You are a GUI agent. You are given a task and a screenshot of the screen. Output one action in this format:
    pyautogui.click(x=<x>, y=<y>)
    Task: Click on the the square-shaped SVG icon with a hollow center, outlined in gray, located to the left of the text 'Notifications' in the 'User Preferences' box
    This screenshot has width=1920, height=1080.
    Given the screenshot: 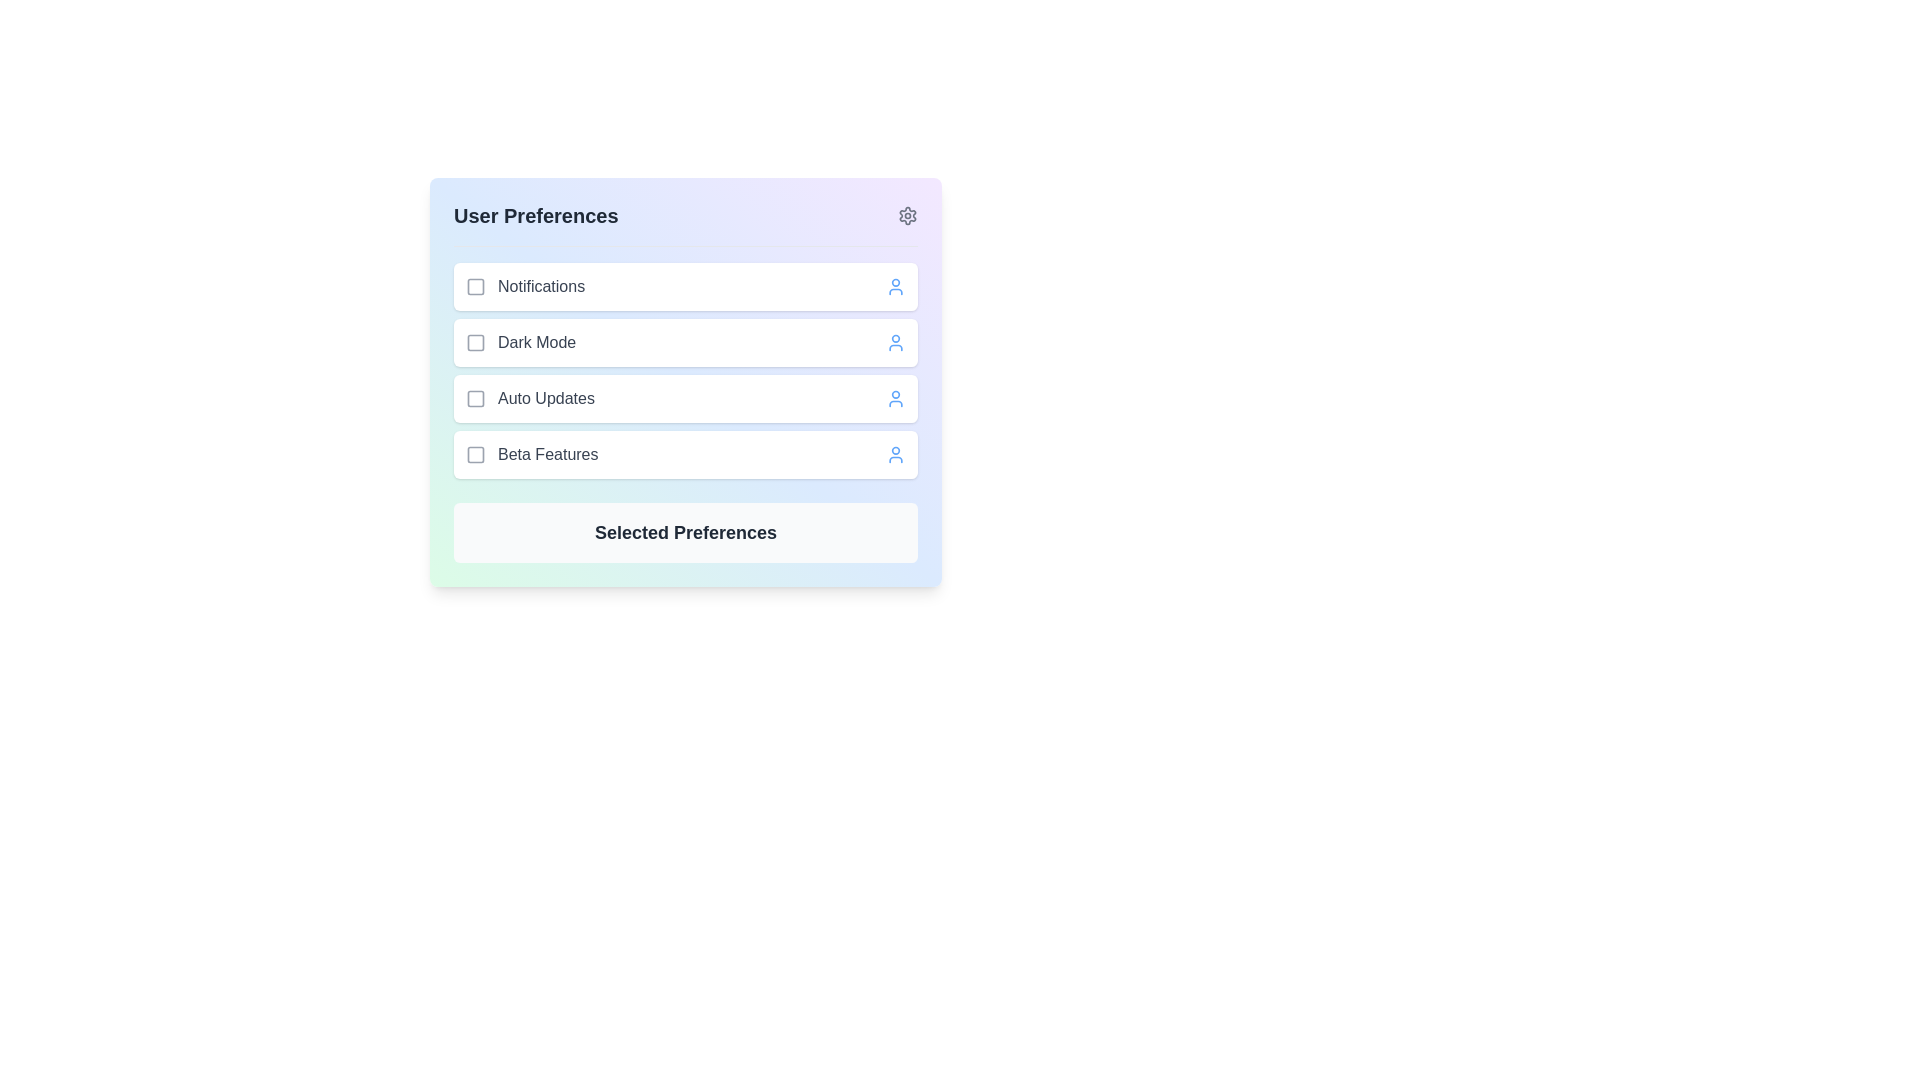 What is the action you would take?
    pyautogui.click(x=474, y=286)
    